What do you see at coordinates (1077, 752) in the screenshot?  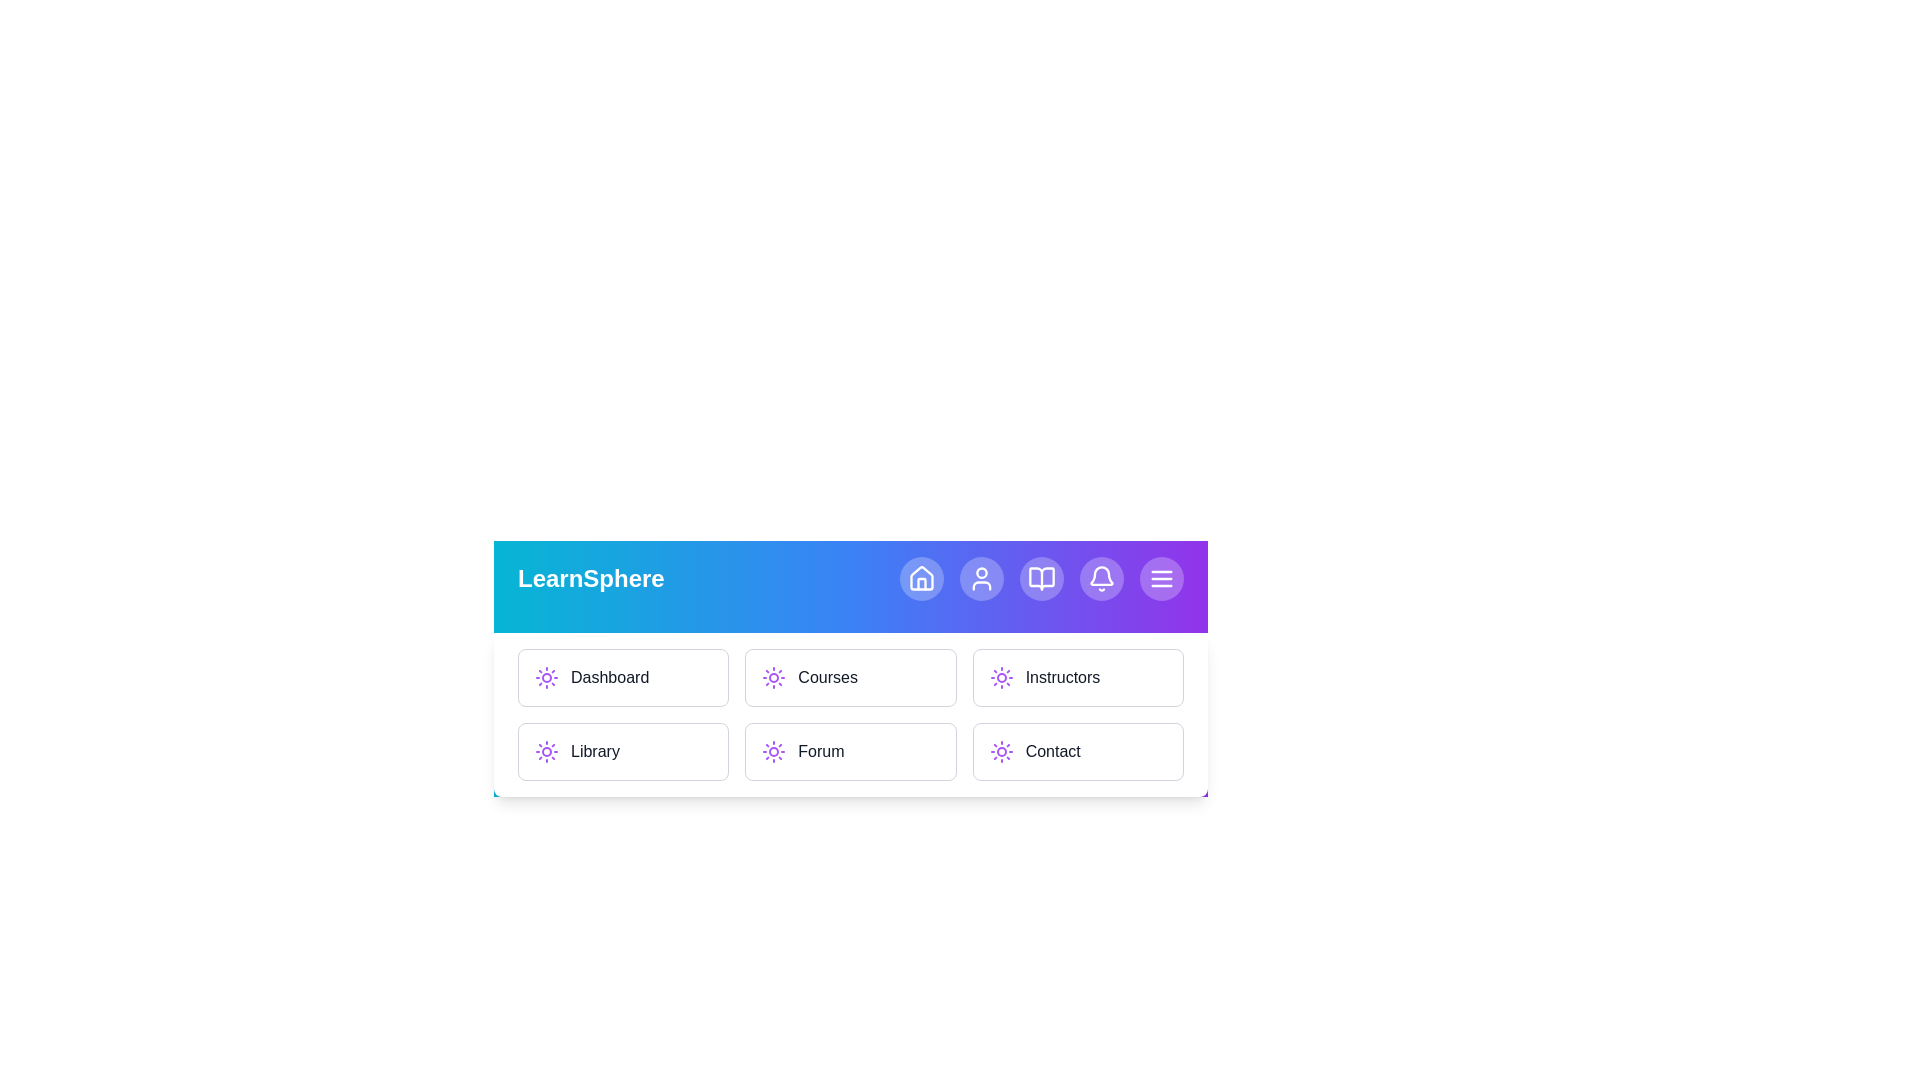 I see `the menu item Contact to navigate to the corresponding section` at bounding box center [1077, 752].